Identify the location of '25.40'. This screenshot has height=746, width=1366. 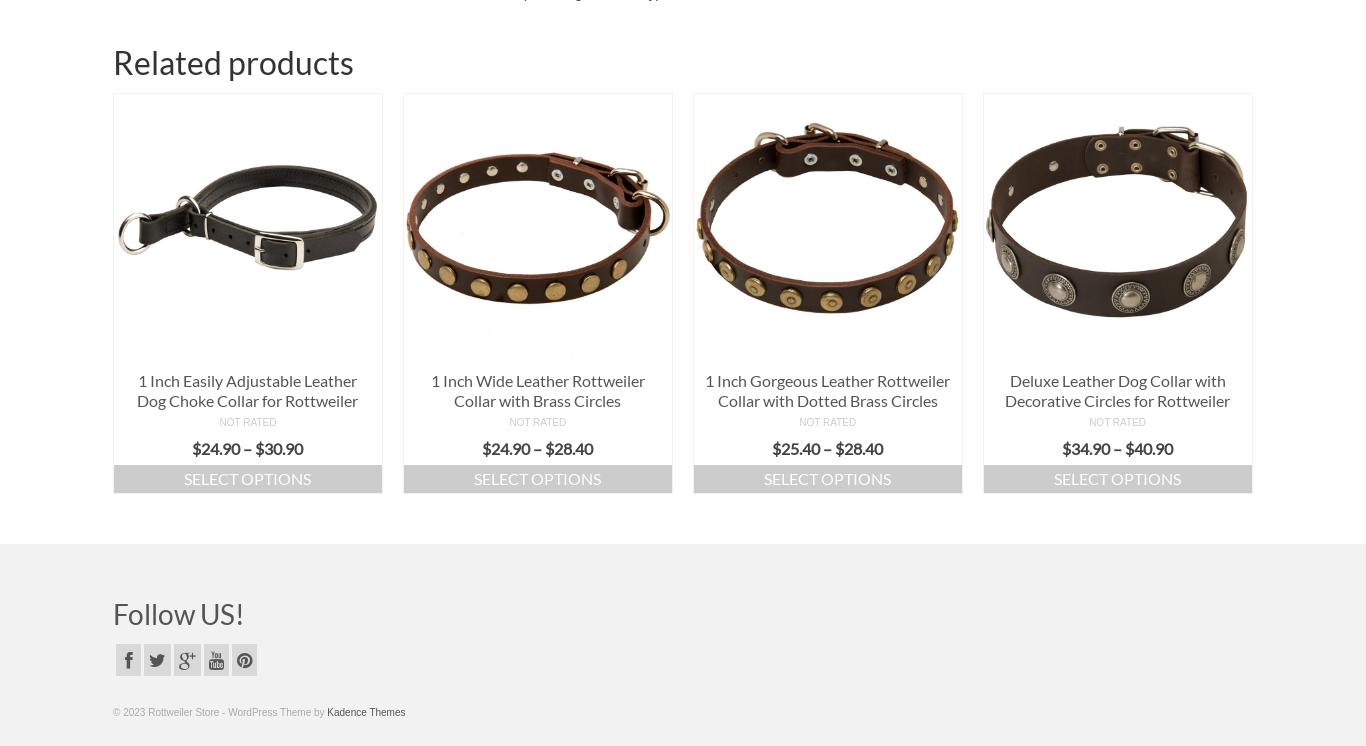
(799, 448).